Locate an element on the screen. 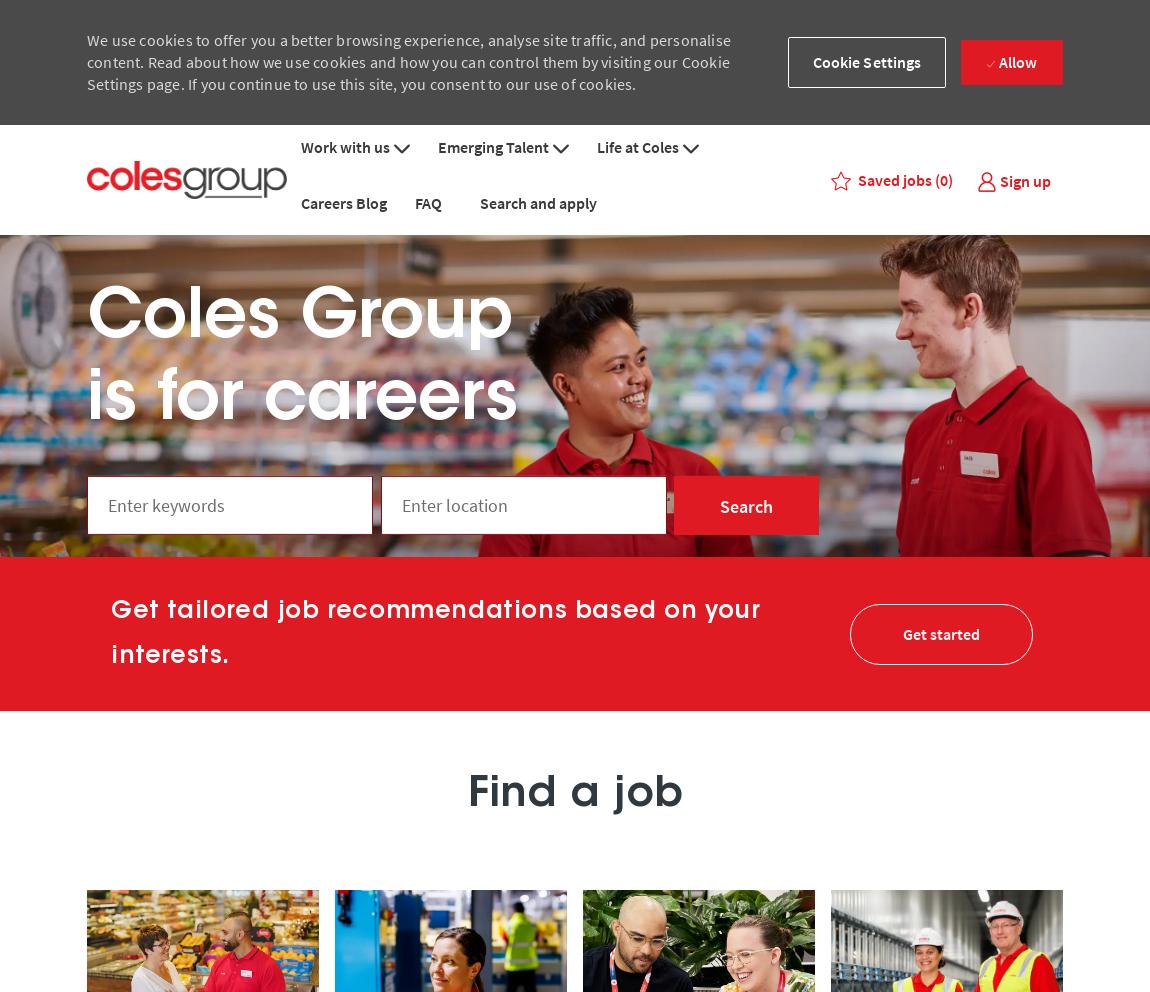  'Saved jobs' is located at coordinates (857, 179).